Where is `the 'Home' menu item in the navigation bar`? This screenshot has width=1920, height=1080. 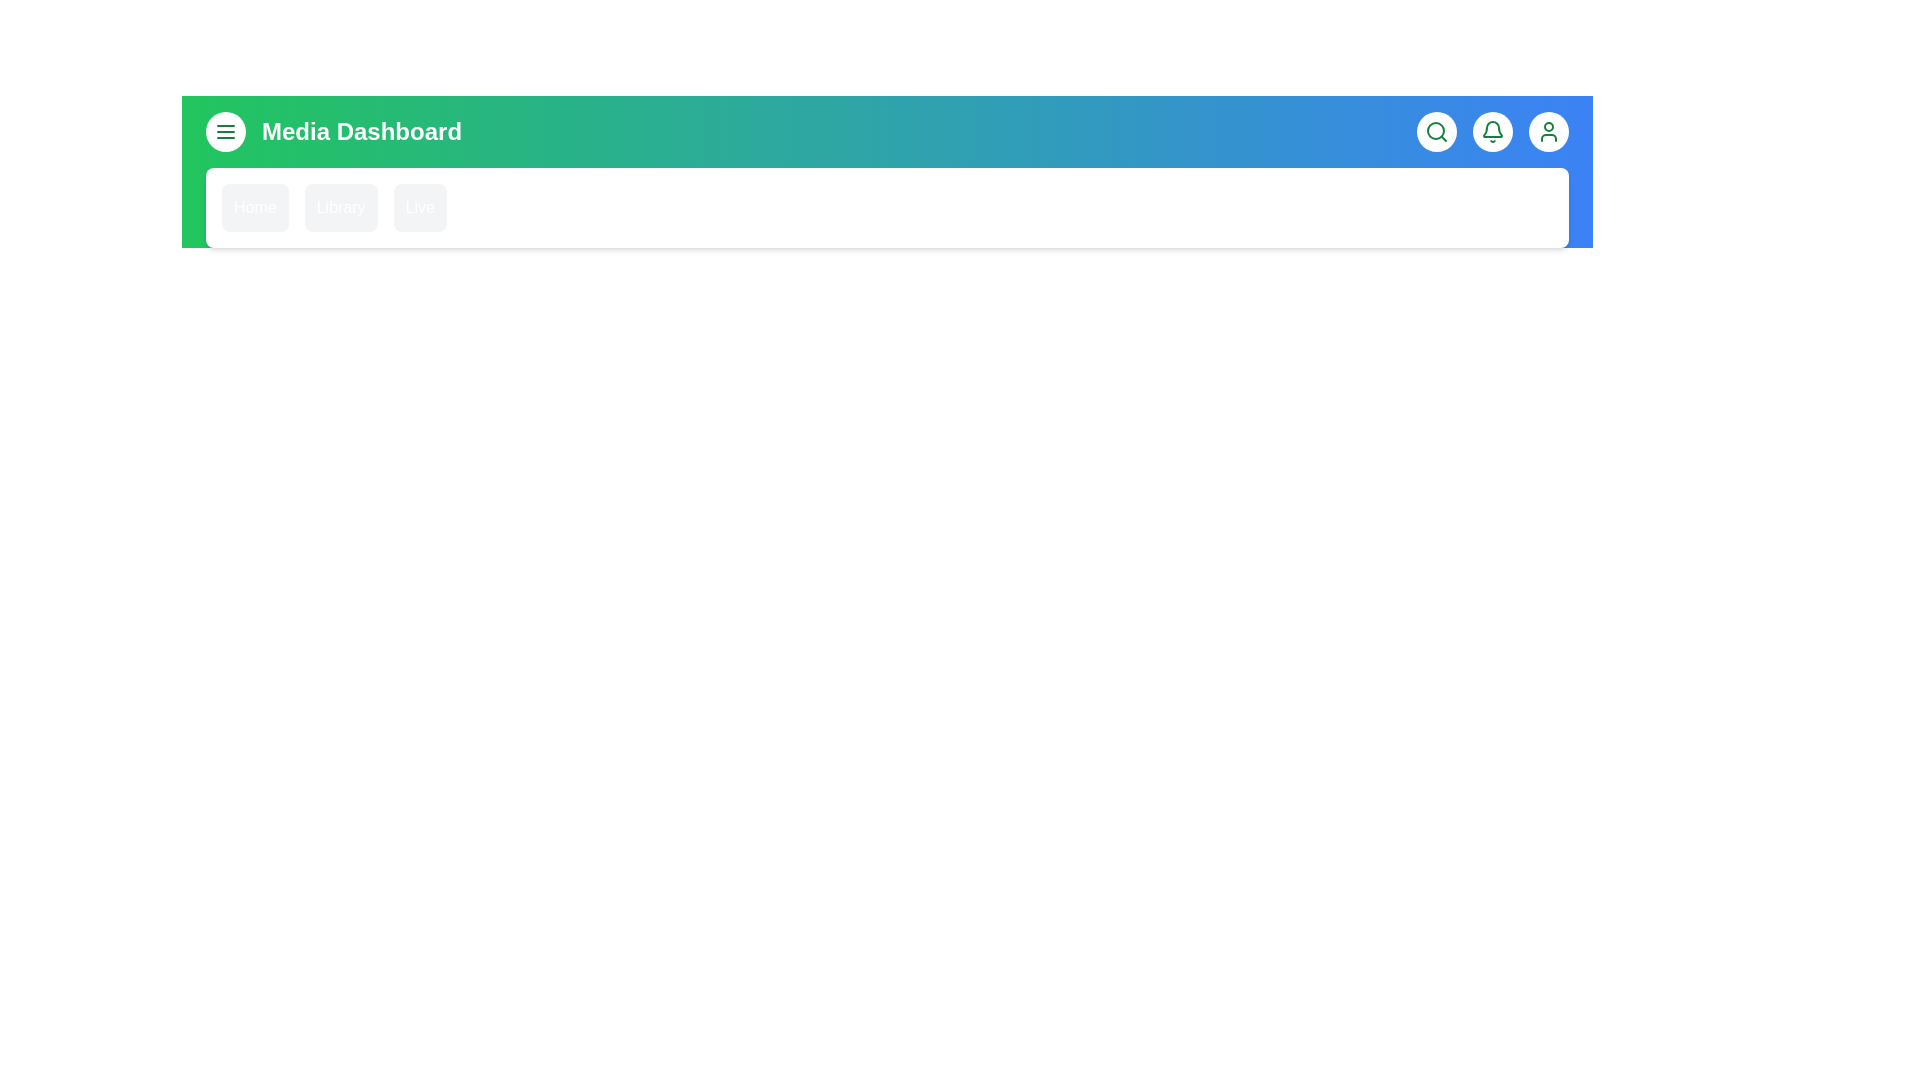 the 'Home' menu item in the navigation bar is located at coordinates (253, 208).